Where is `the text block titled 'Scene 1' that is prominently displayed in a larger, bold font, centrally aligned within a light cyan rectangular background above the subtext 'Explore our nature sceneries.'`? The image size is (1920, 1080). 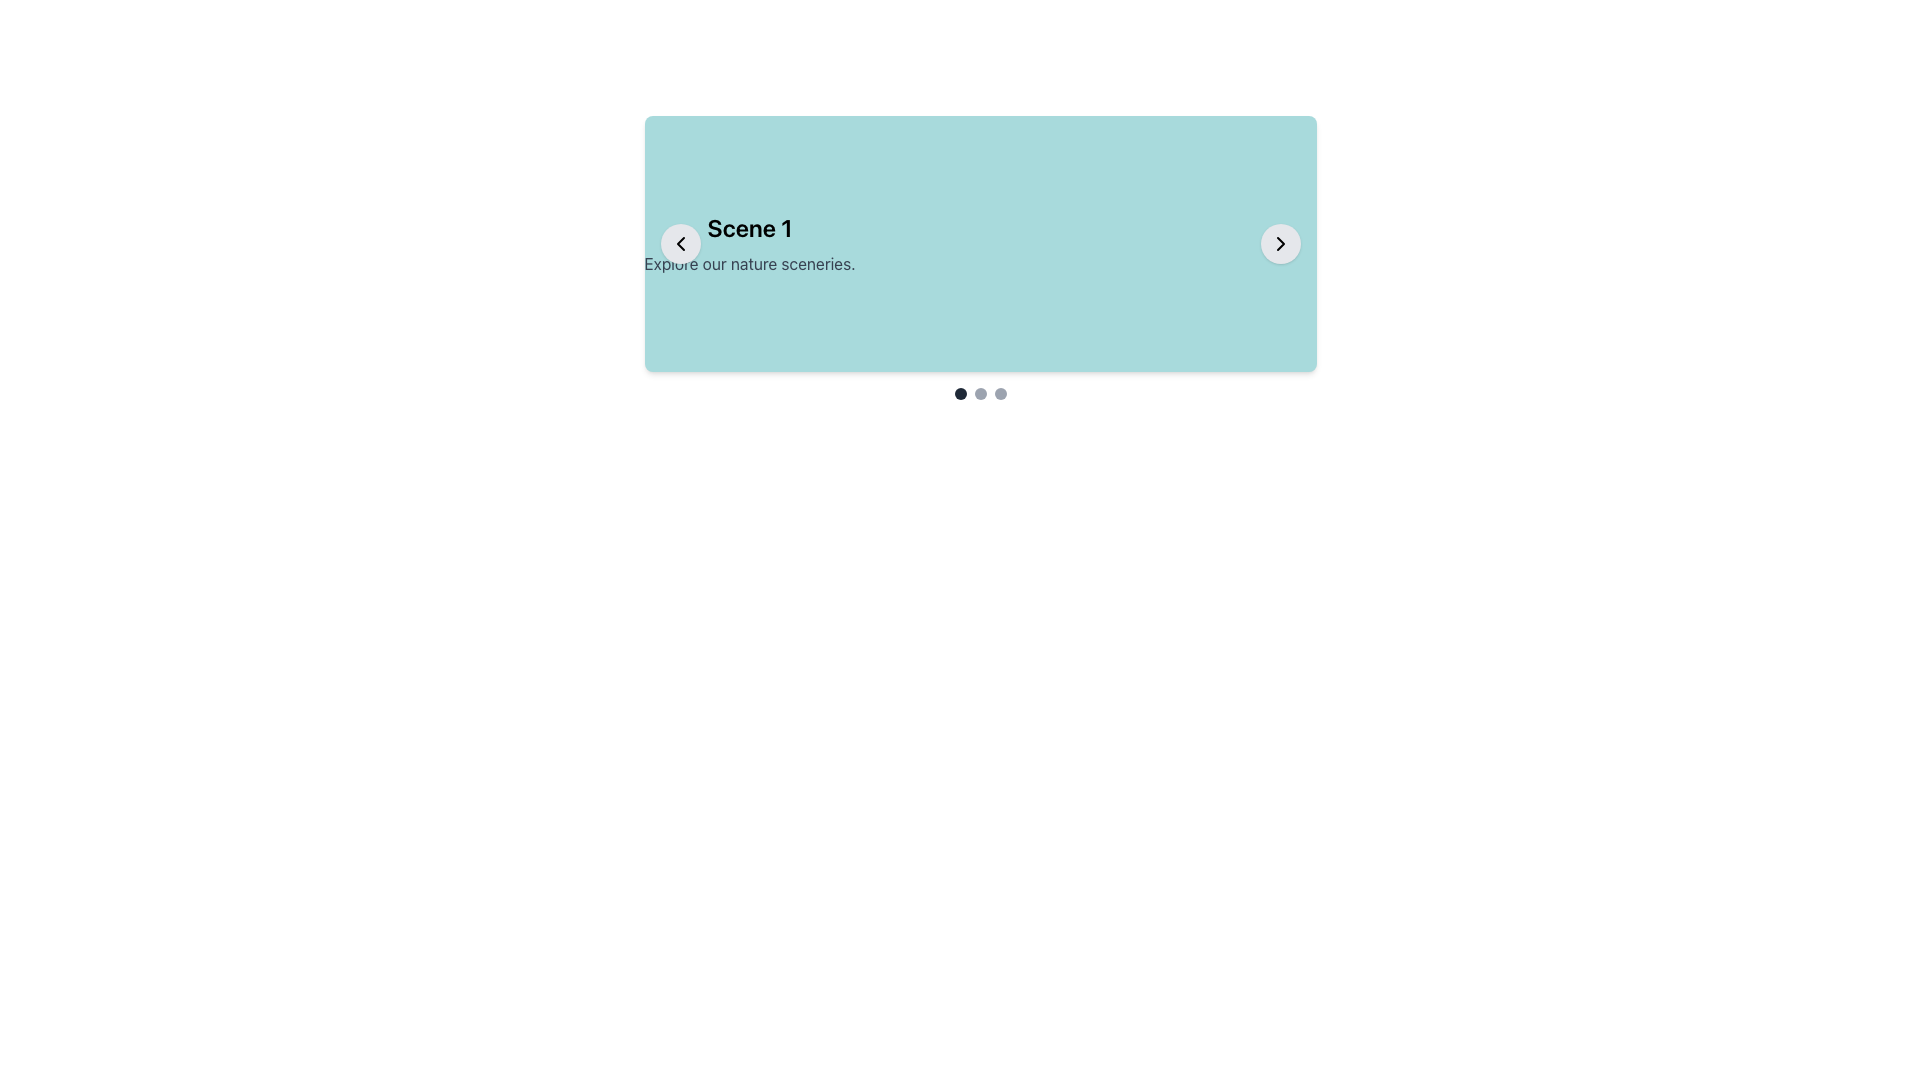 the text block titled 'Scene 1' that is prominently displayed in a larger, bold font, centrally aligned within a light cyan rectangular background above the subtext 'Explore our nature sceneries.' is located at coordinates (748, 242).